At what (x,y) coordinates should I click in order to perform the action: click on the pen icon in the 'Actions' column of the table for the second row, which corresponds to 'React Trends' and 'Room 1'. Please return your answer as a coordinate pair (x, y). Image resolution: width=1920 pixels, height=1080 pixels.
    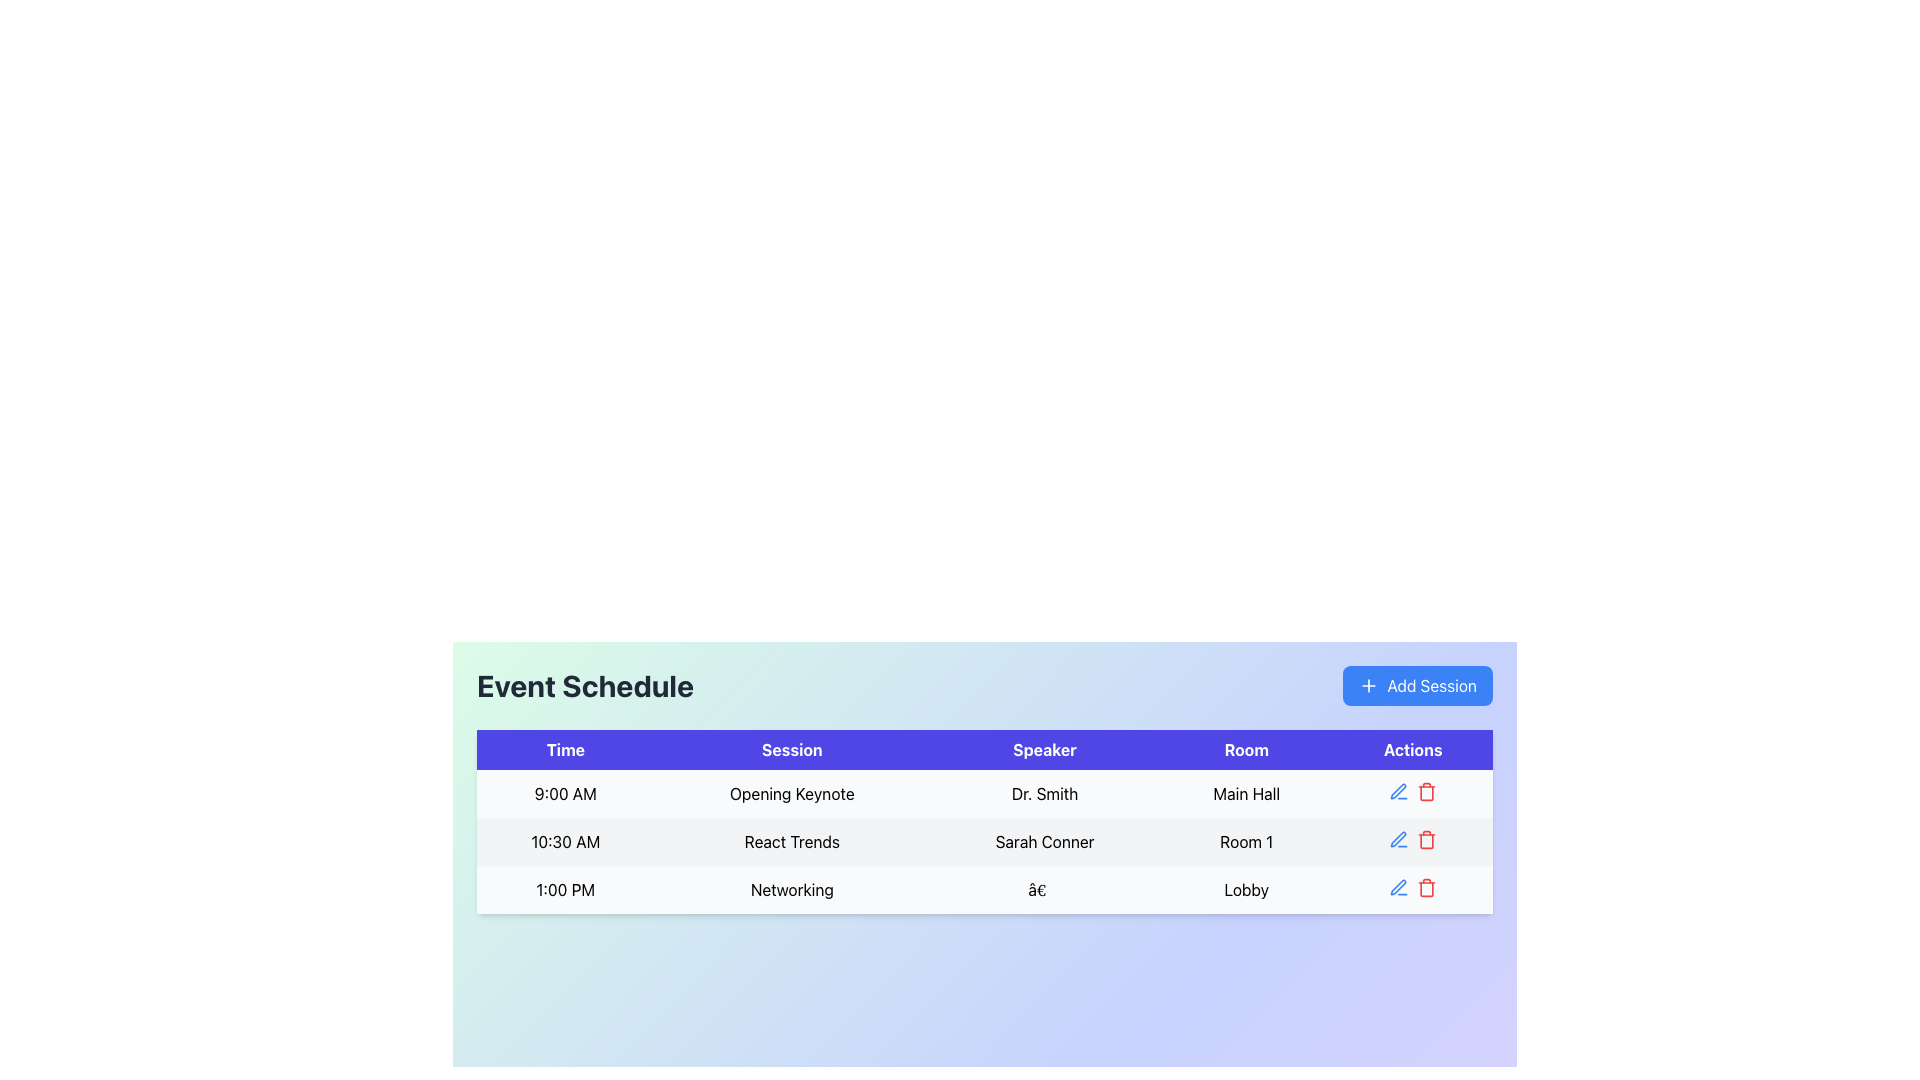
    Looking at the image, I should click on (1397, 886).